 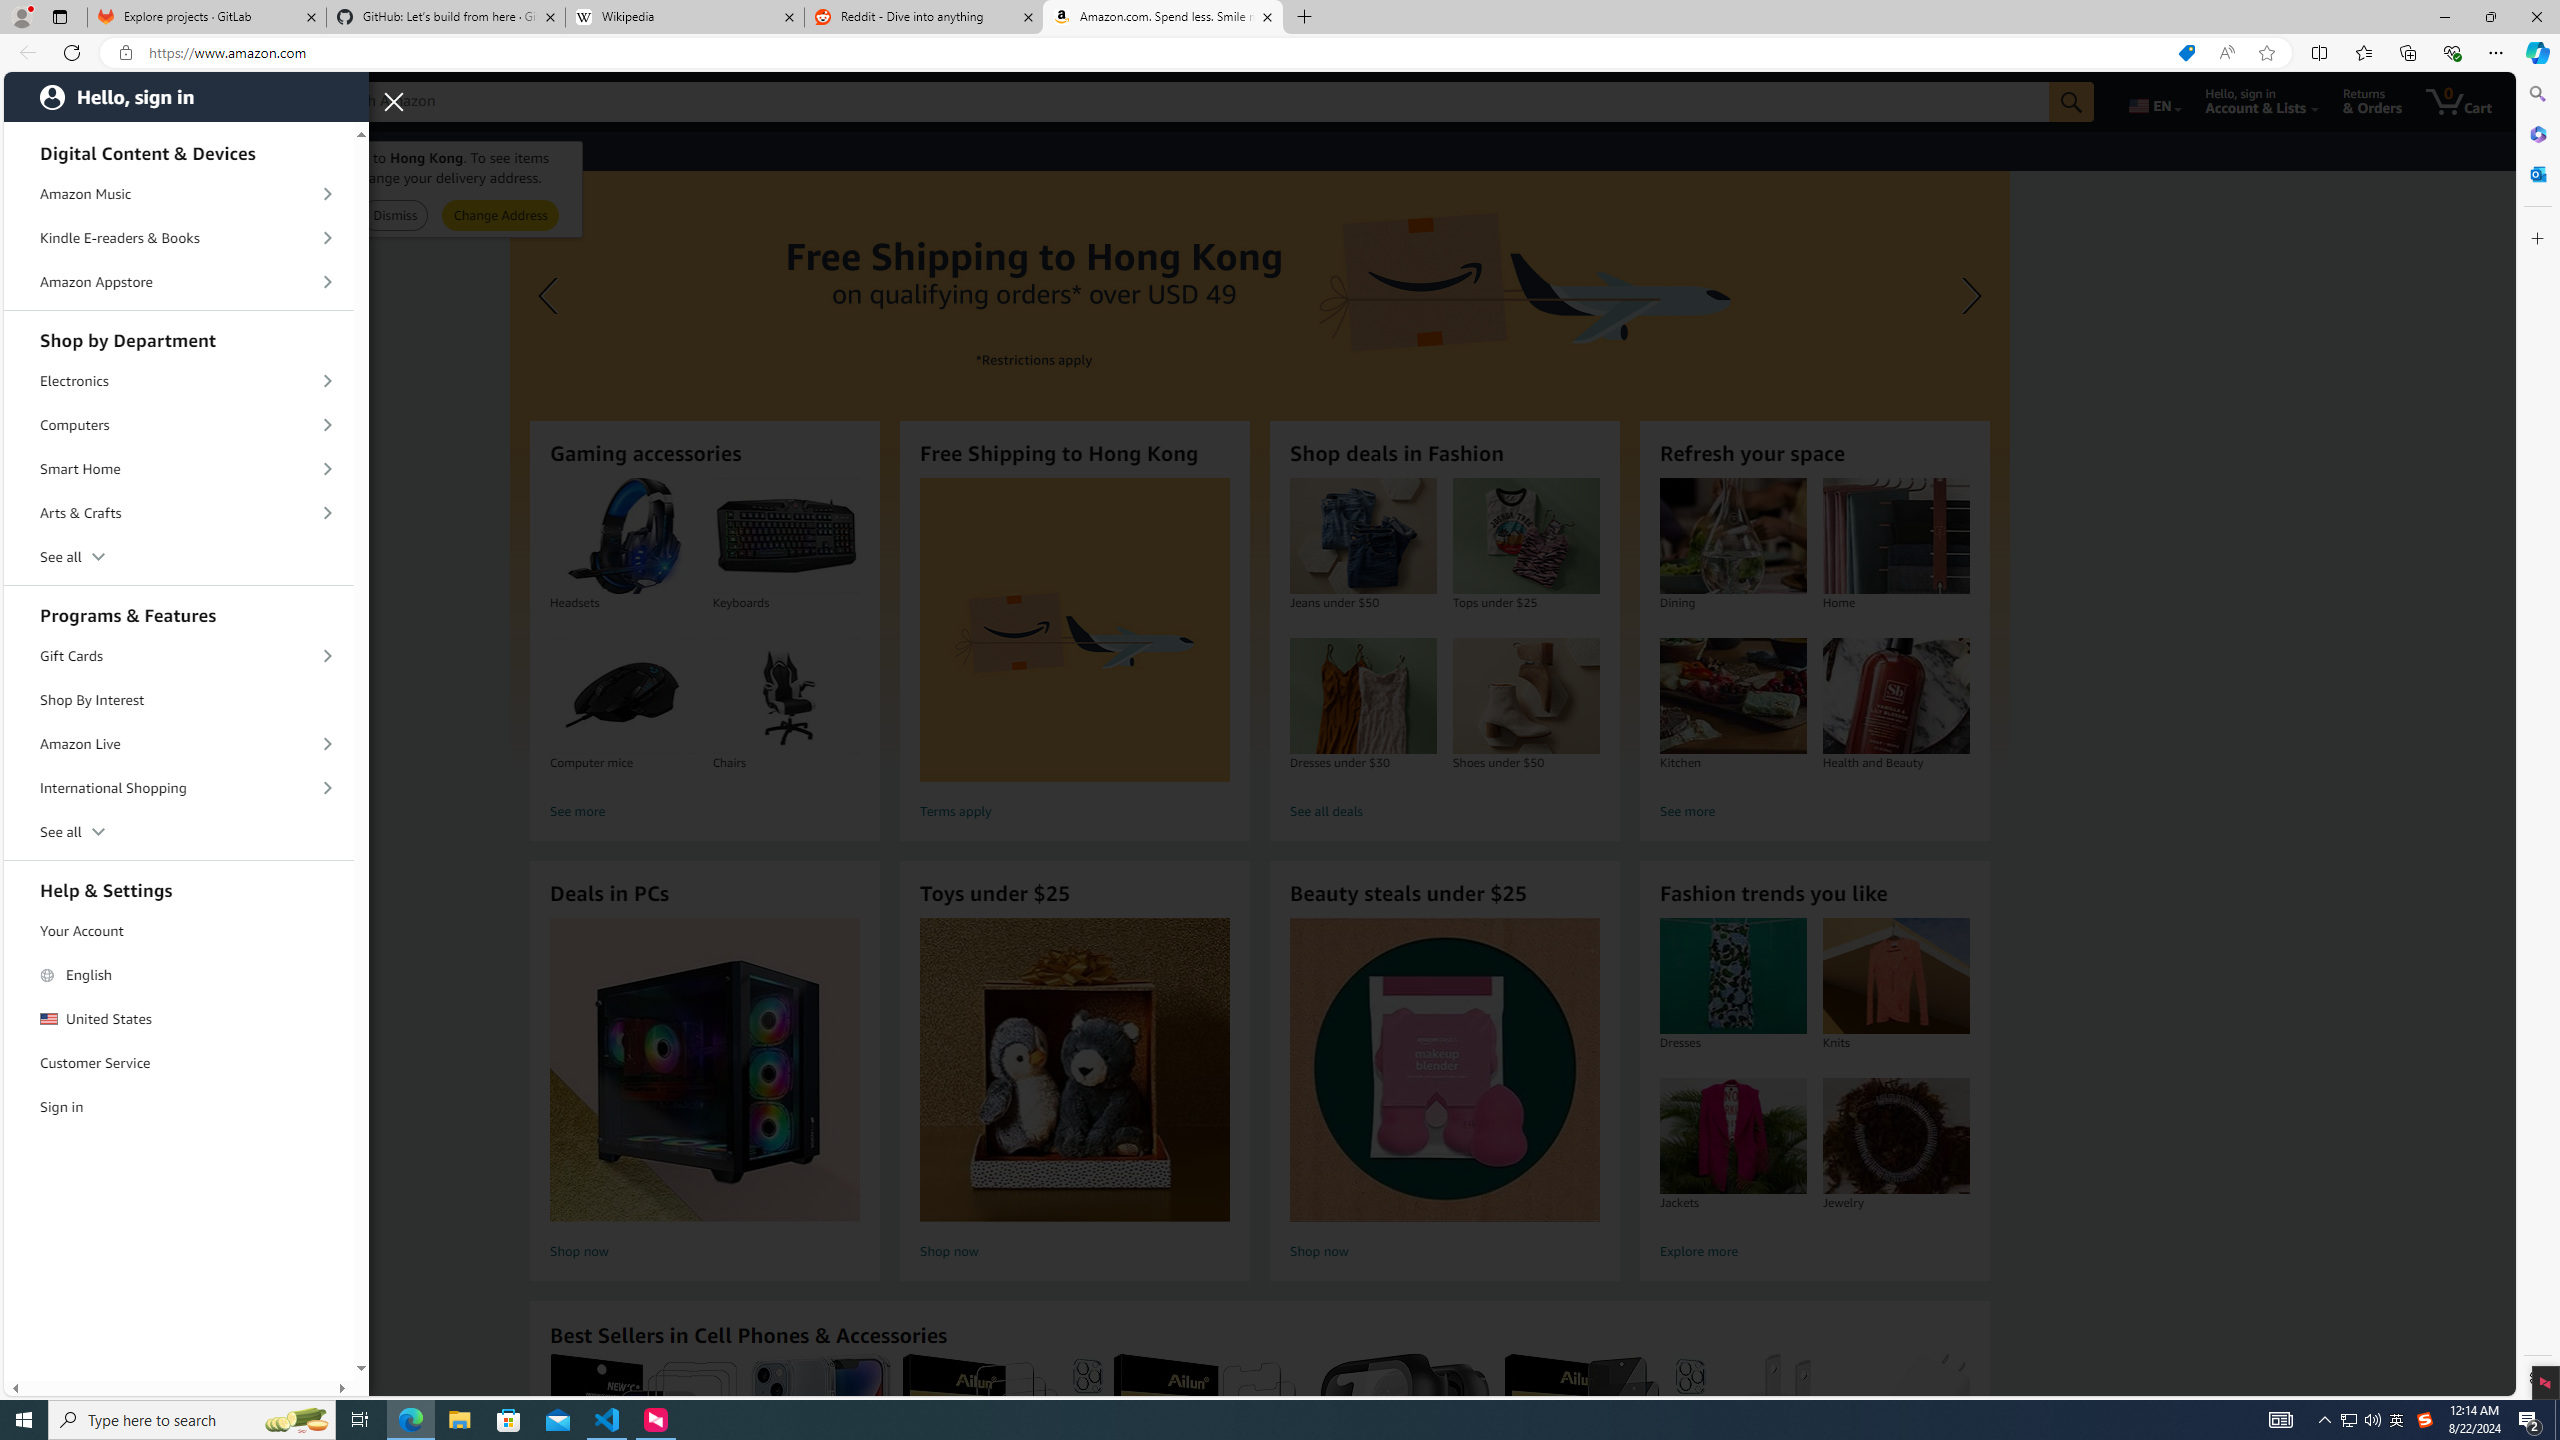 What do you see at coordinates (179, 280) in the screenshot?
I see `'Amazon Appstore'` at bounding box center [179, 280].